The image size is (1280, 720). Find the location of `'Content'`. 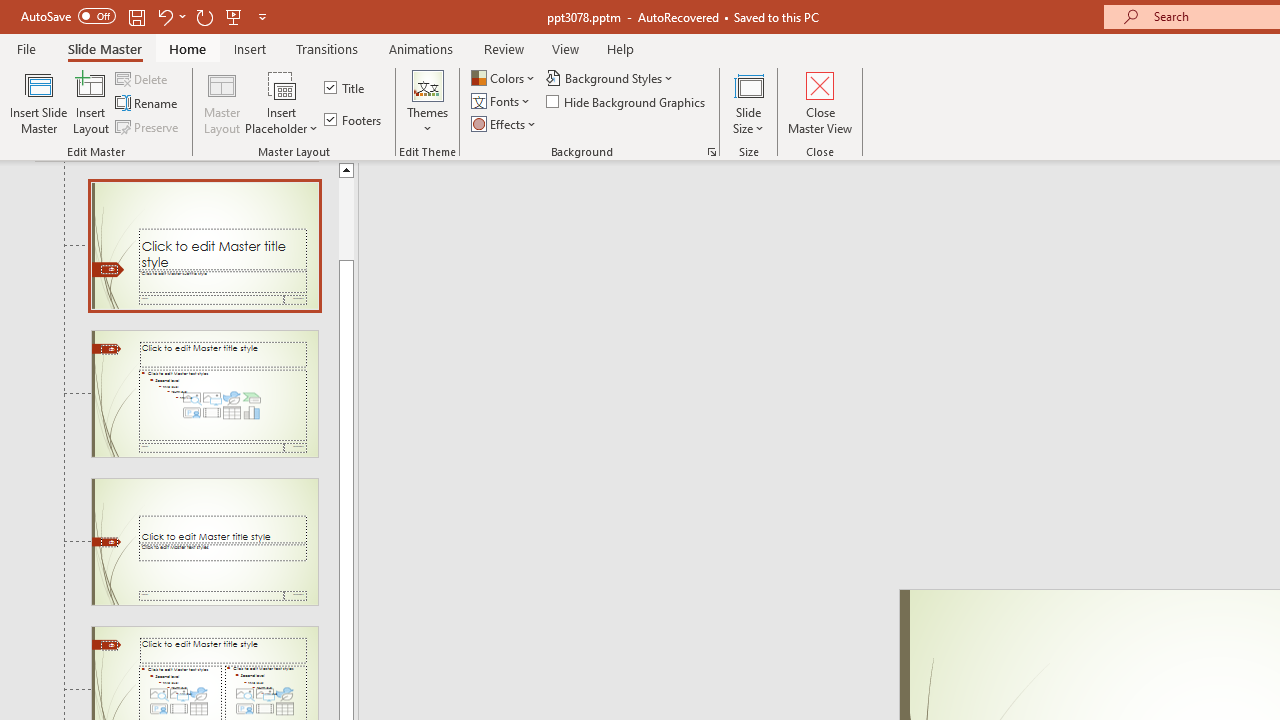

'Content' is located at coordinates (281, 84).